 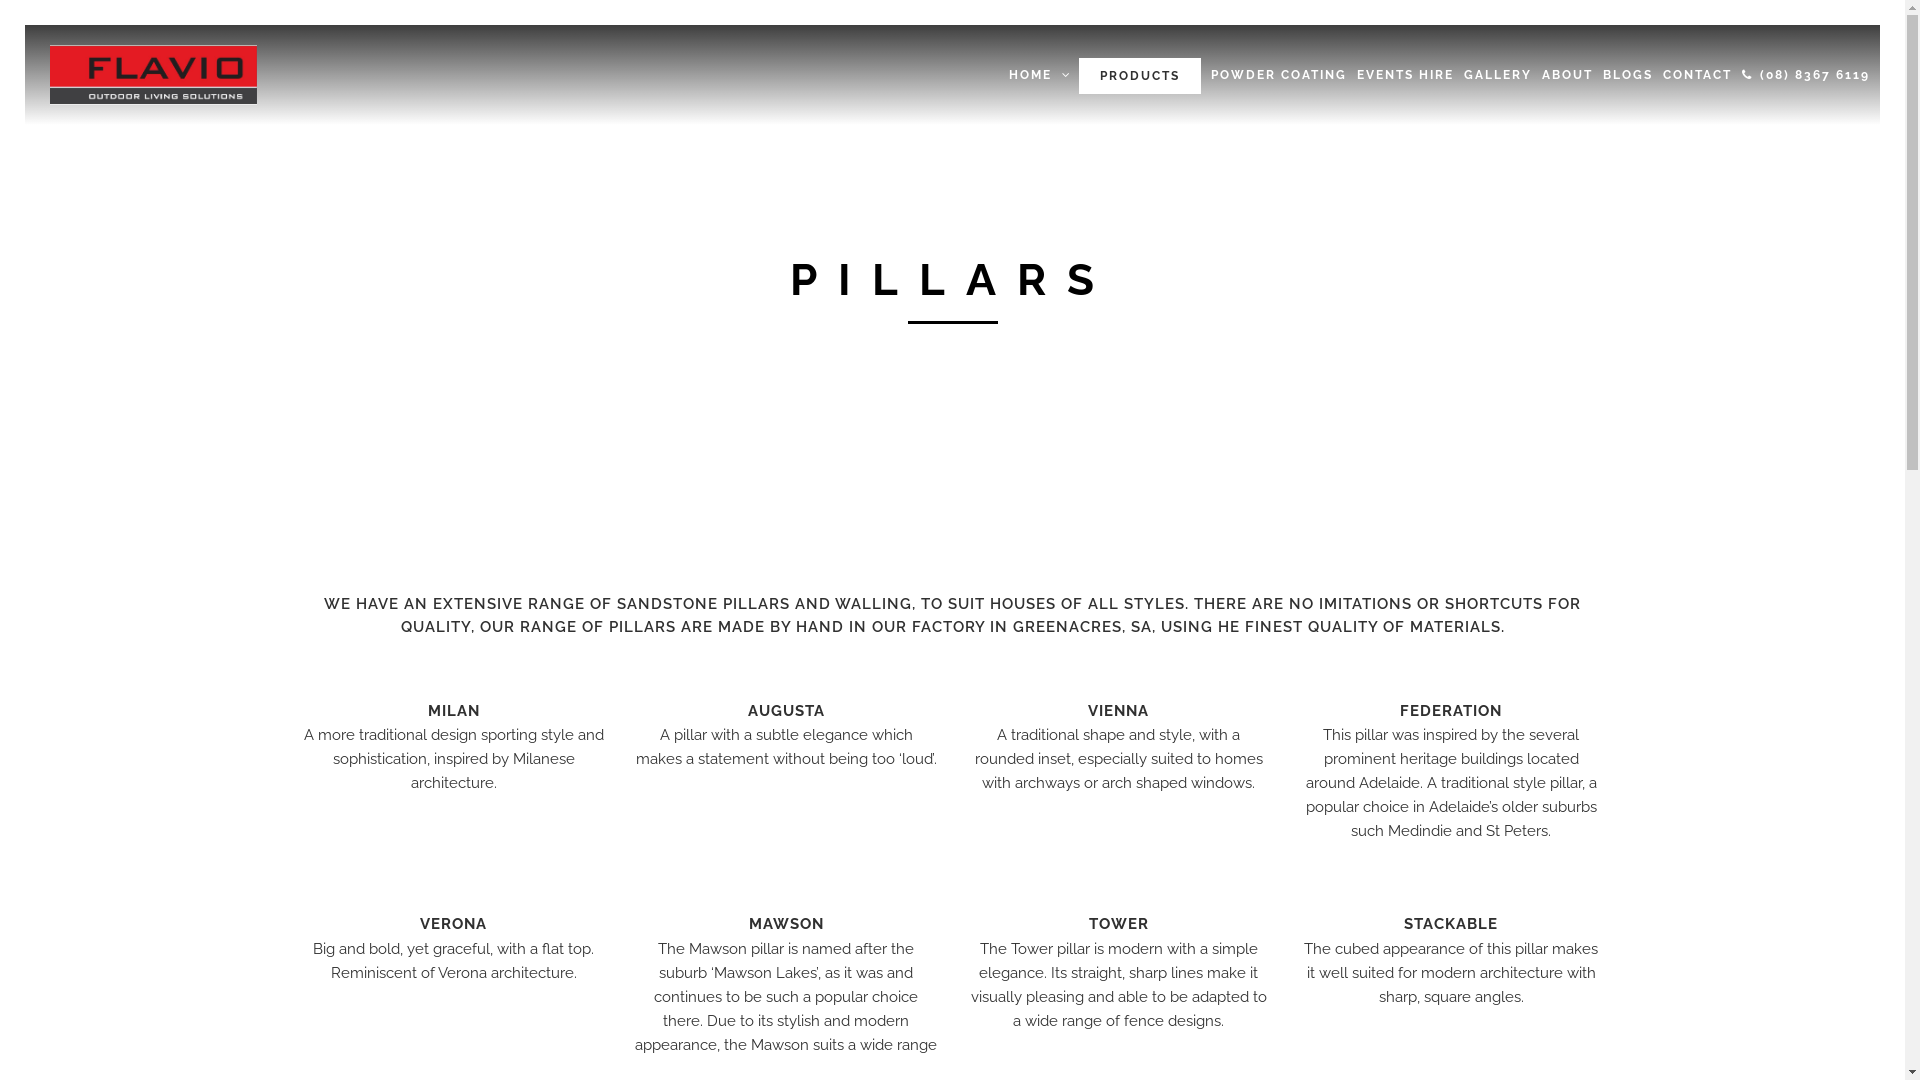 What do you see at coordinates (1696, 73) in the screenshot?
I see `'CONTACT'` at bounding box center [1696, 73].